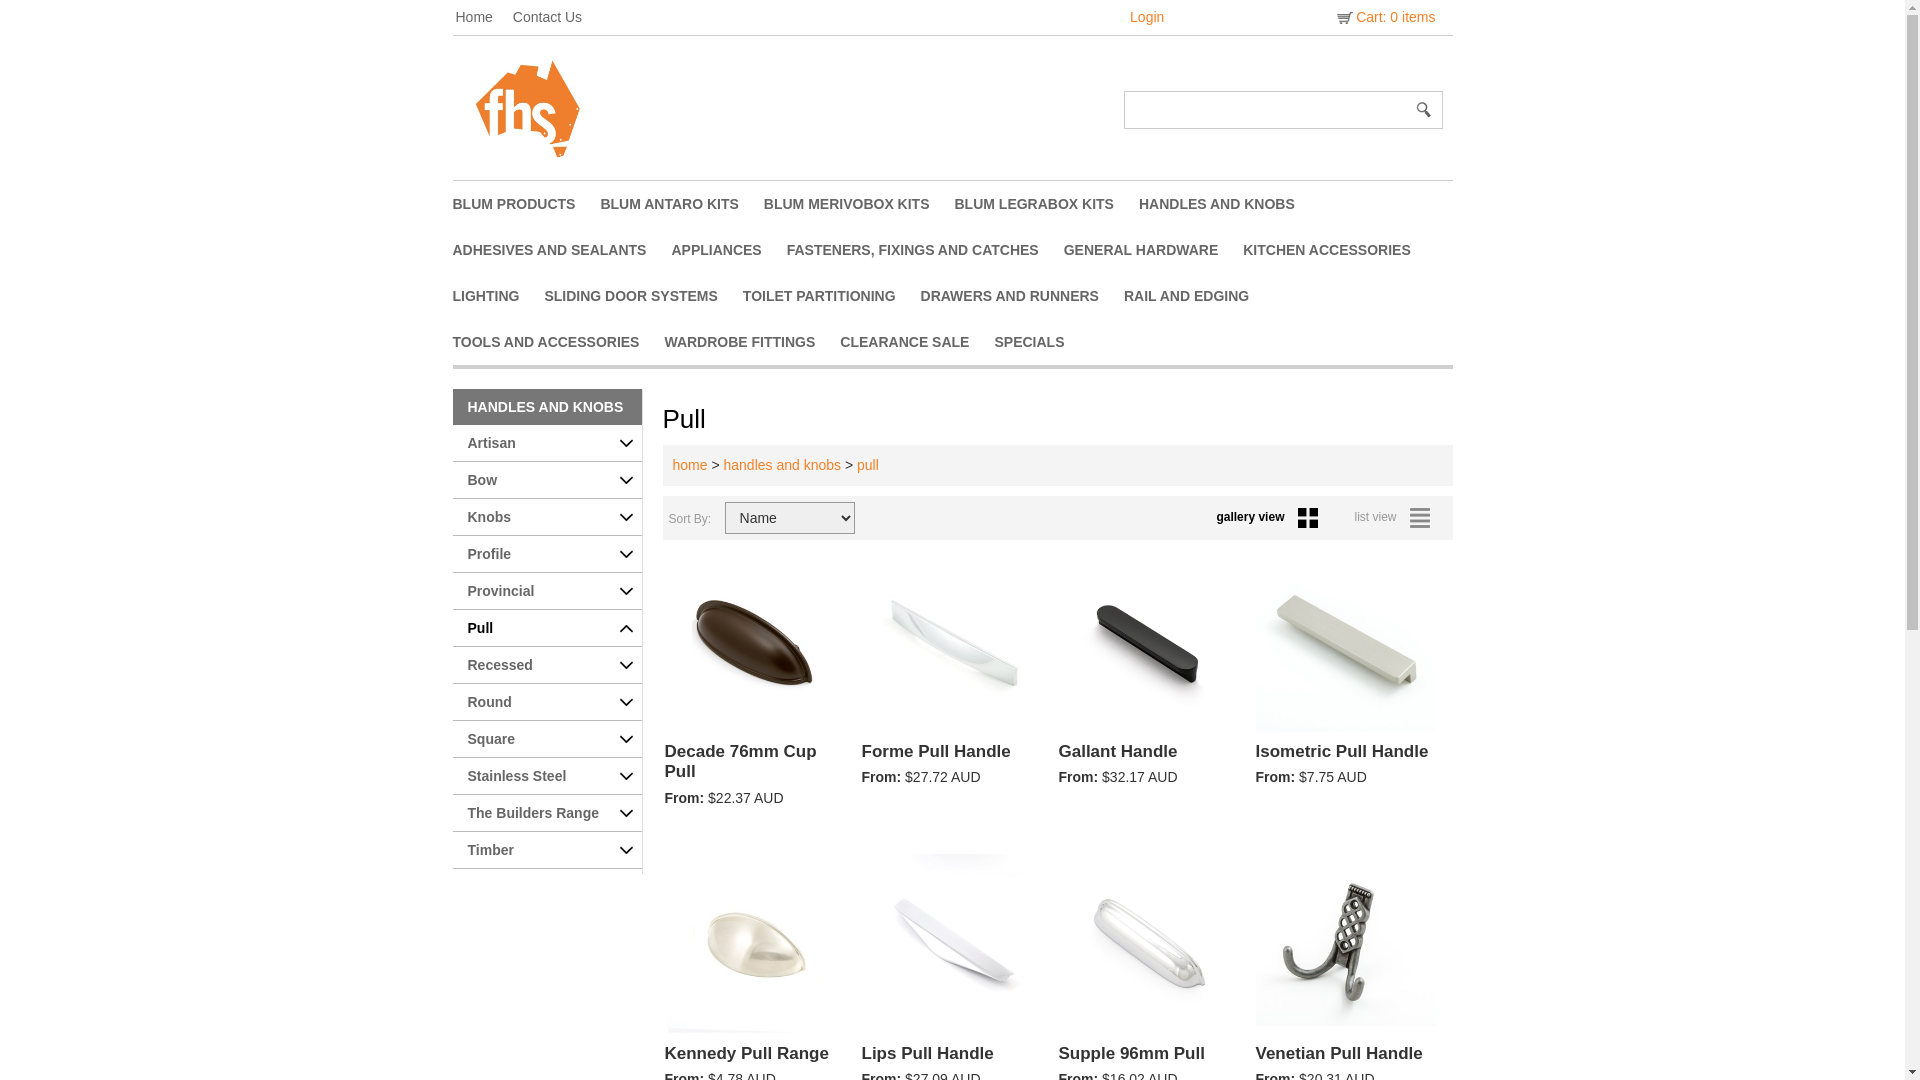 The height and width of the screenshot is (1080, 1920). Describe the element at coordinates (560, 249) in the screenshot. I see `'ADHESIVES AND SEALANTS'` at that location.